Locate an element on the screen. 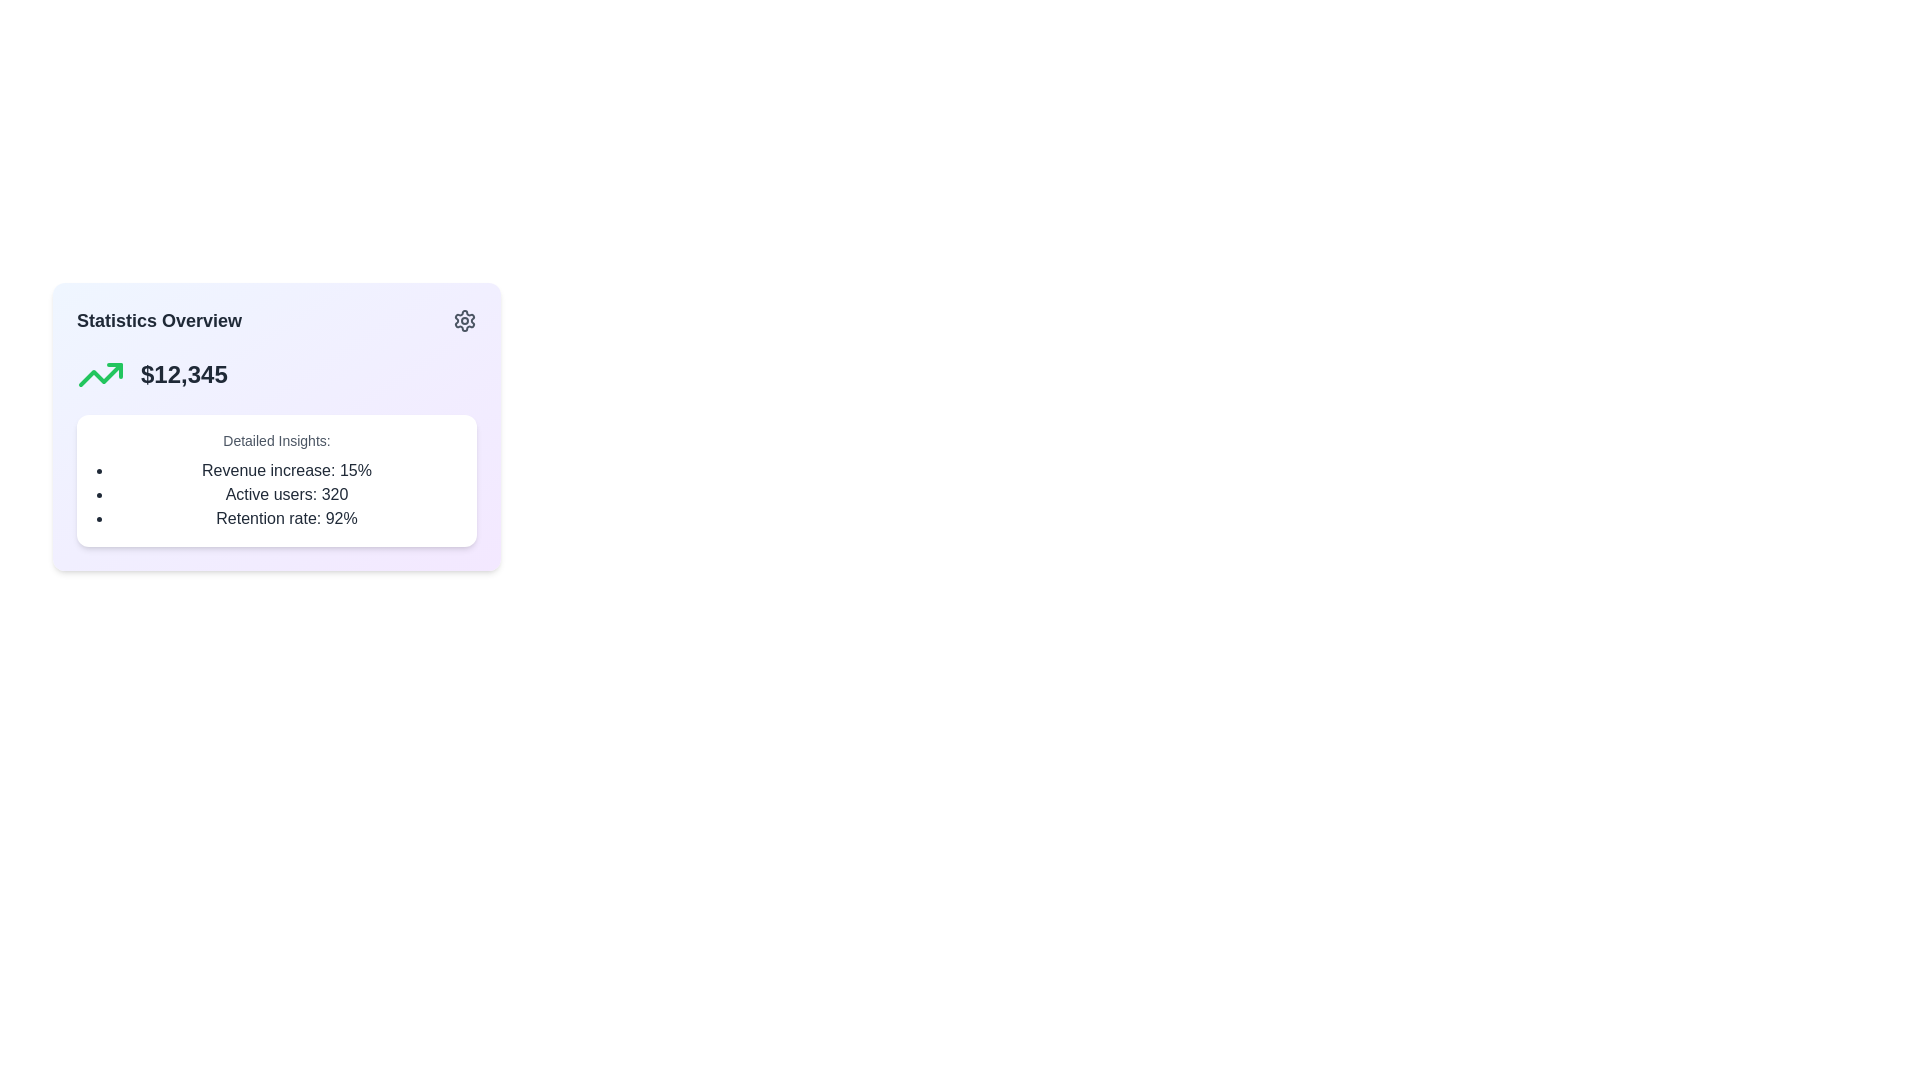 This screenshot has height=1080, width=1920. text label displaying the revenue increase percentage, which is the first item in the vertical bulleted list within the 'Detailed Insights' section is located at coordinates (286, 470).